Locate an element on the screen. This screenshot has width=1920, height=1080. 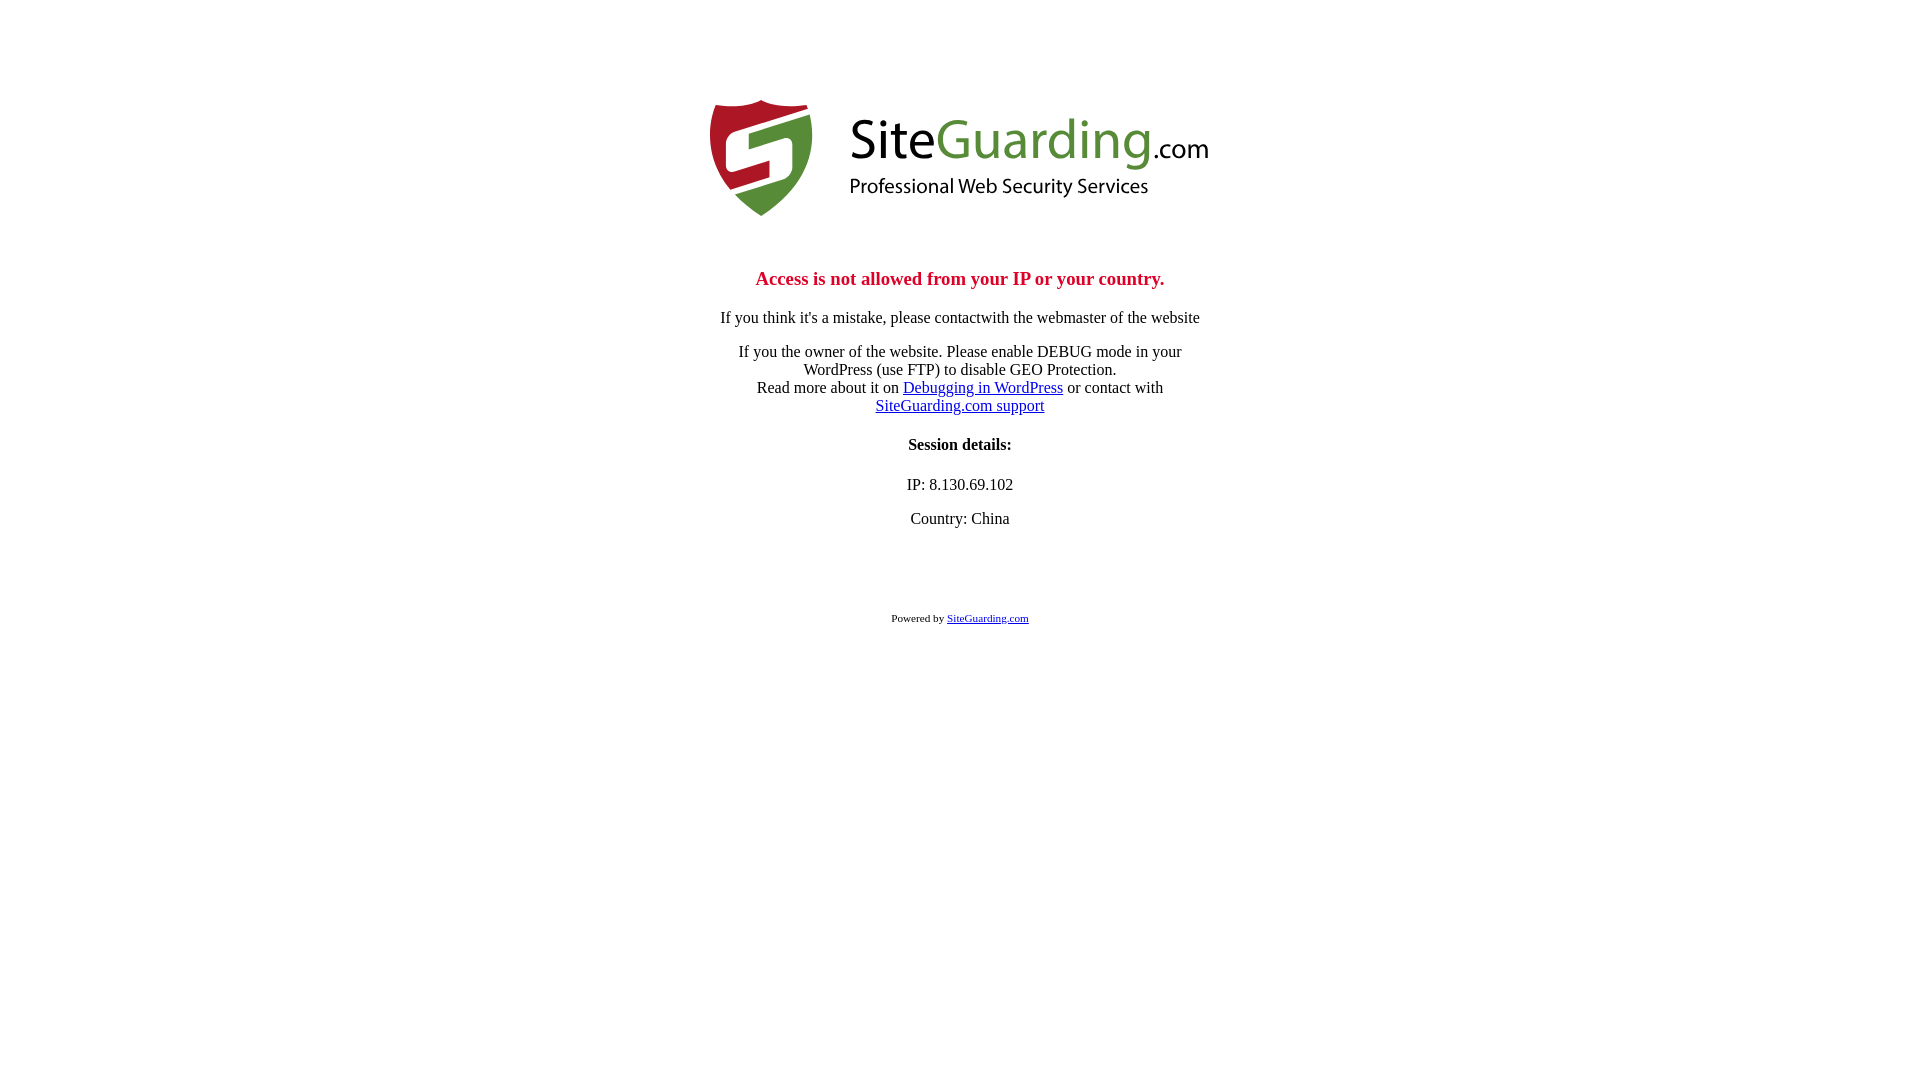
'SiteGuarding.com support' is located at coordinates (960, 405).